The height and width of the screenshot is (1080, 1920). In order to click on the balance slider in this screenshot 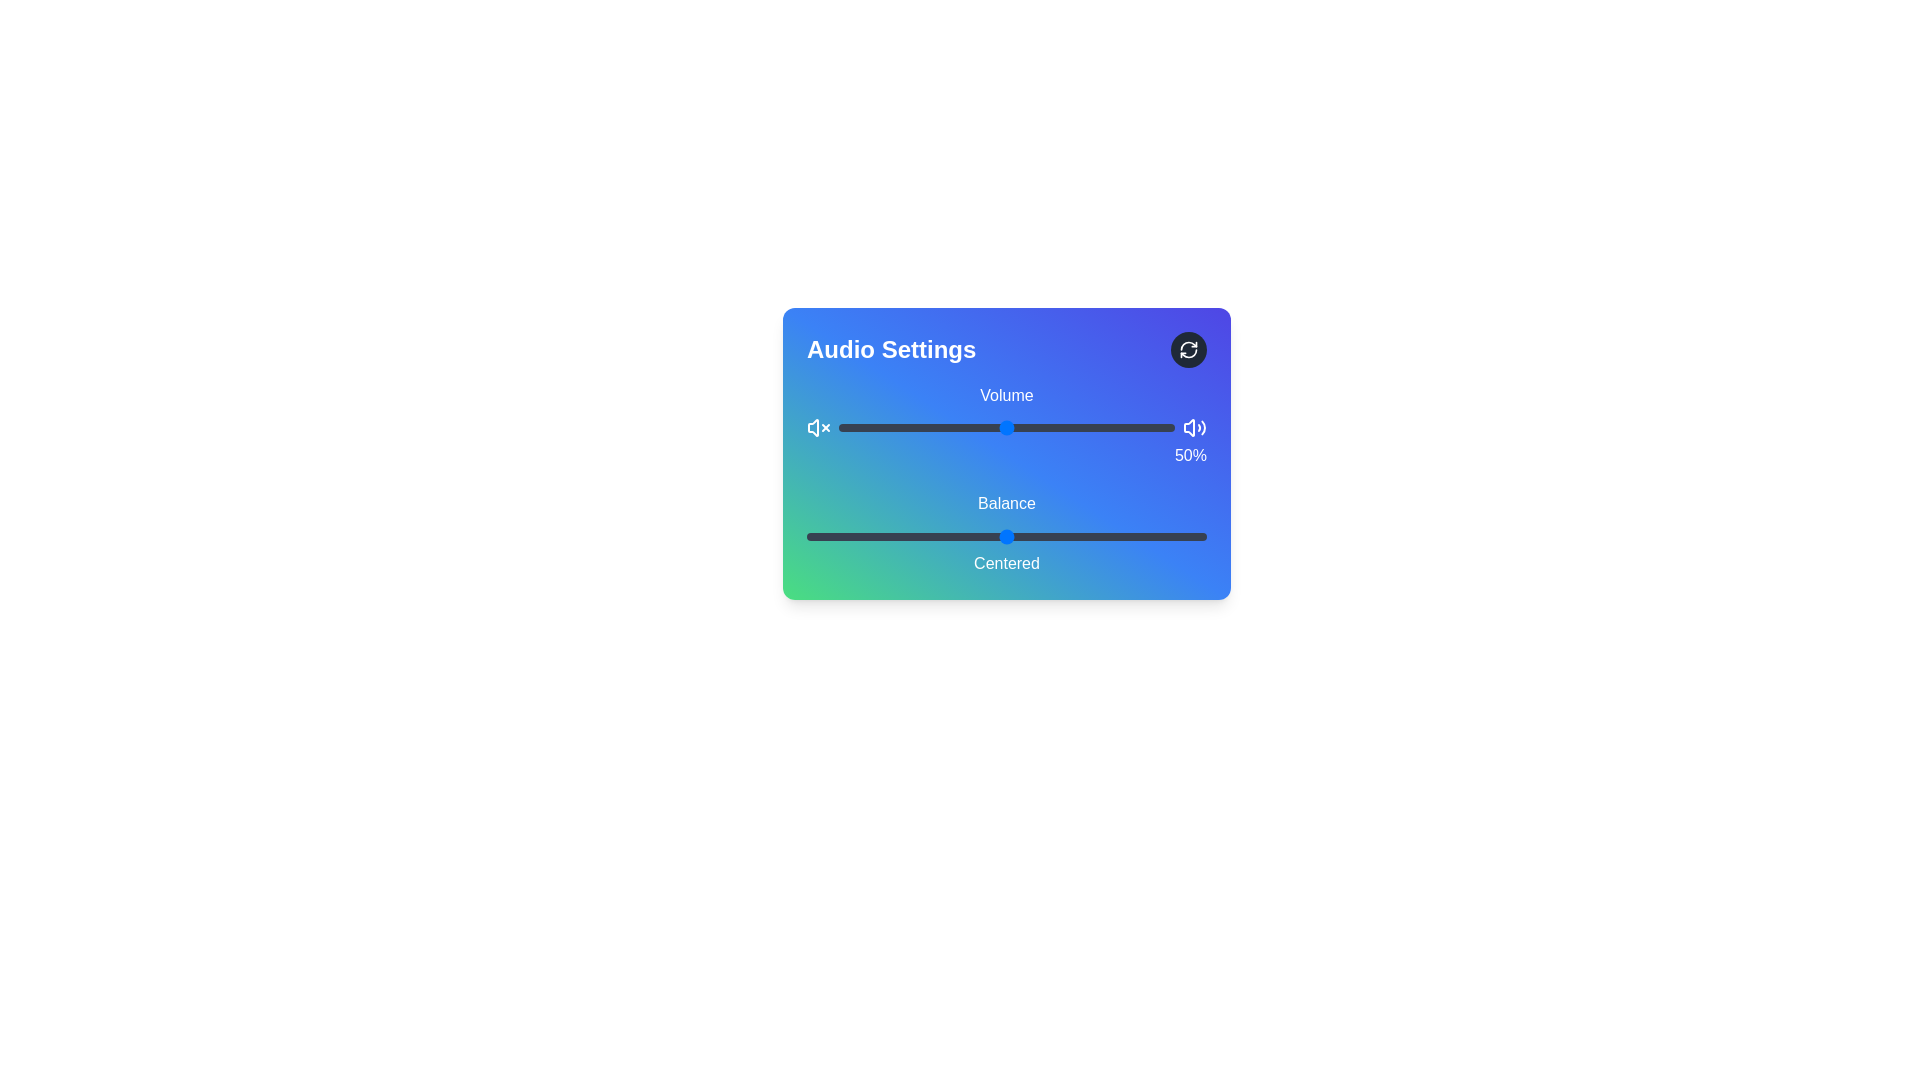, I will do `click(1093, 535)`.